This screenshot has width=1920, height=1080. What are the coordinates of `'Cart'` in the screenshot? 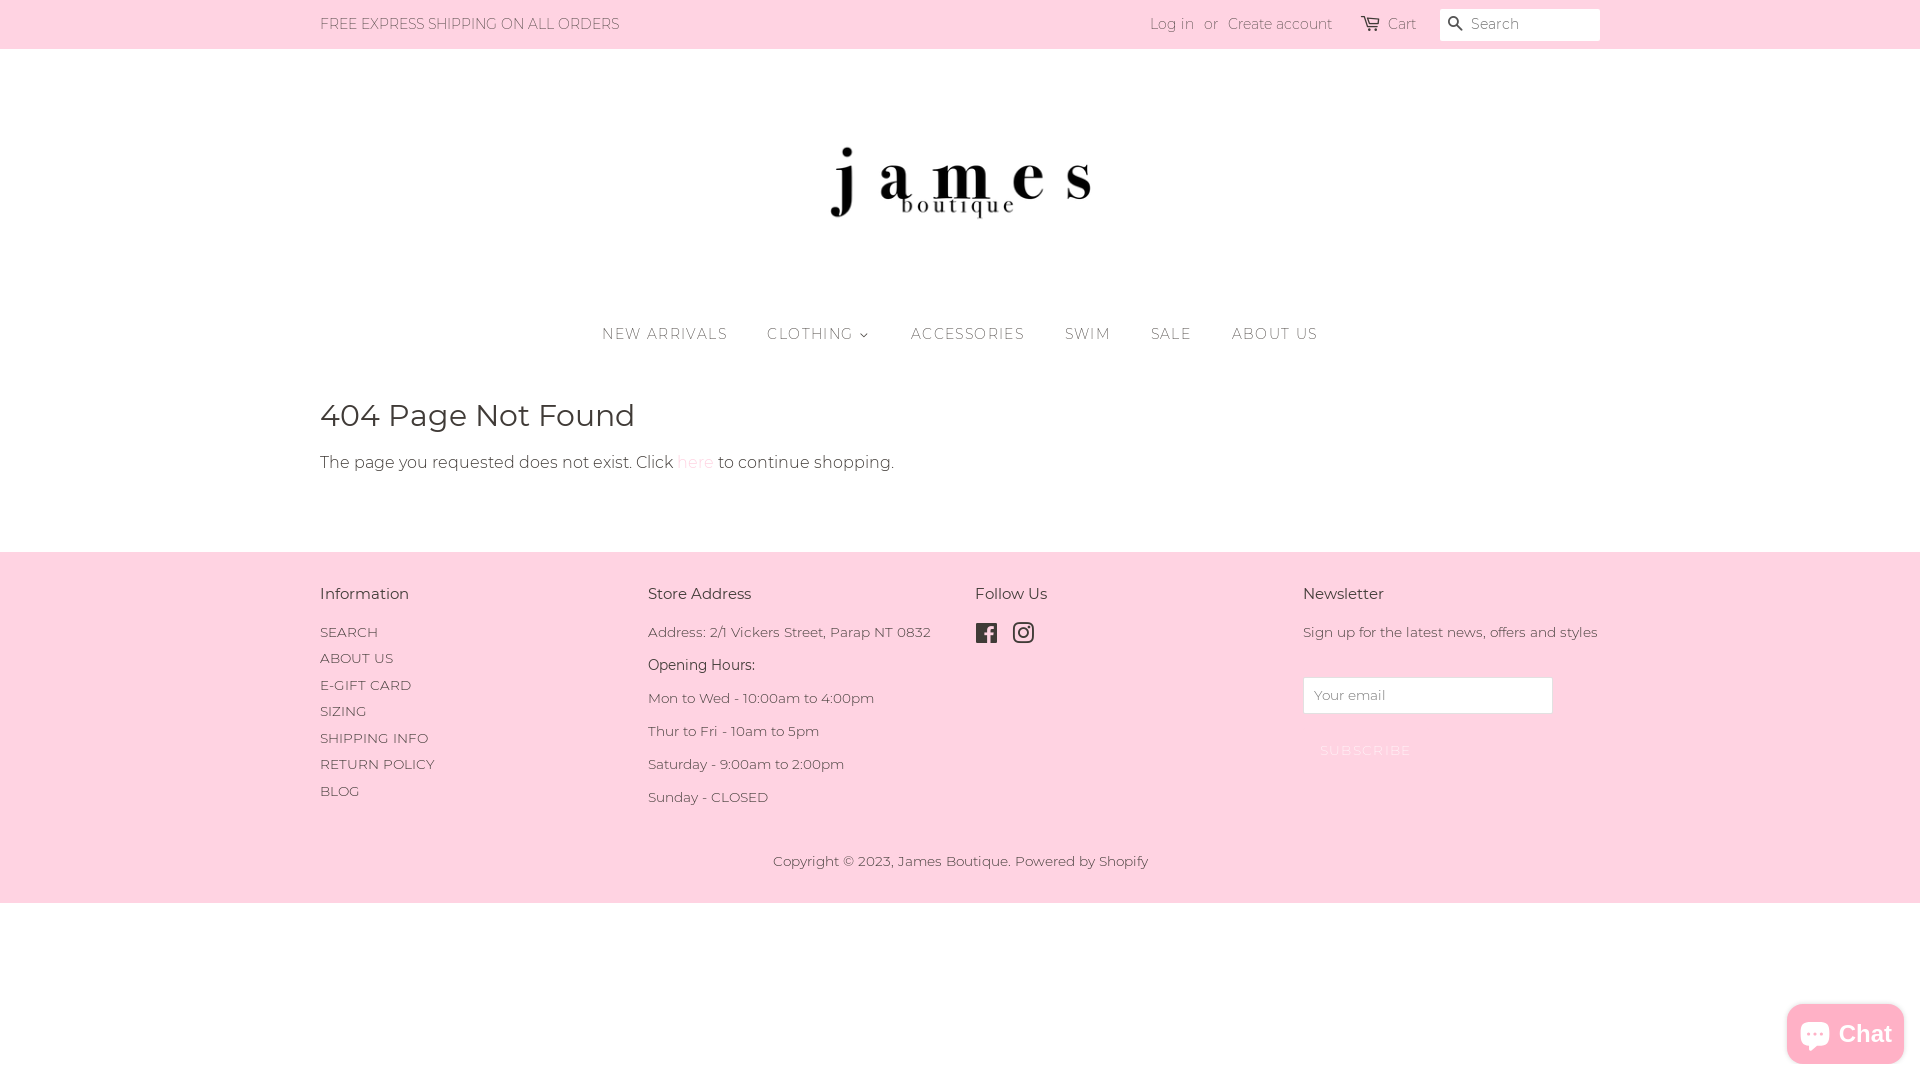 It's located at (1400, 24).